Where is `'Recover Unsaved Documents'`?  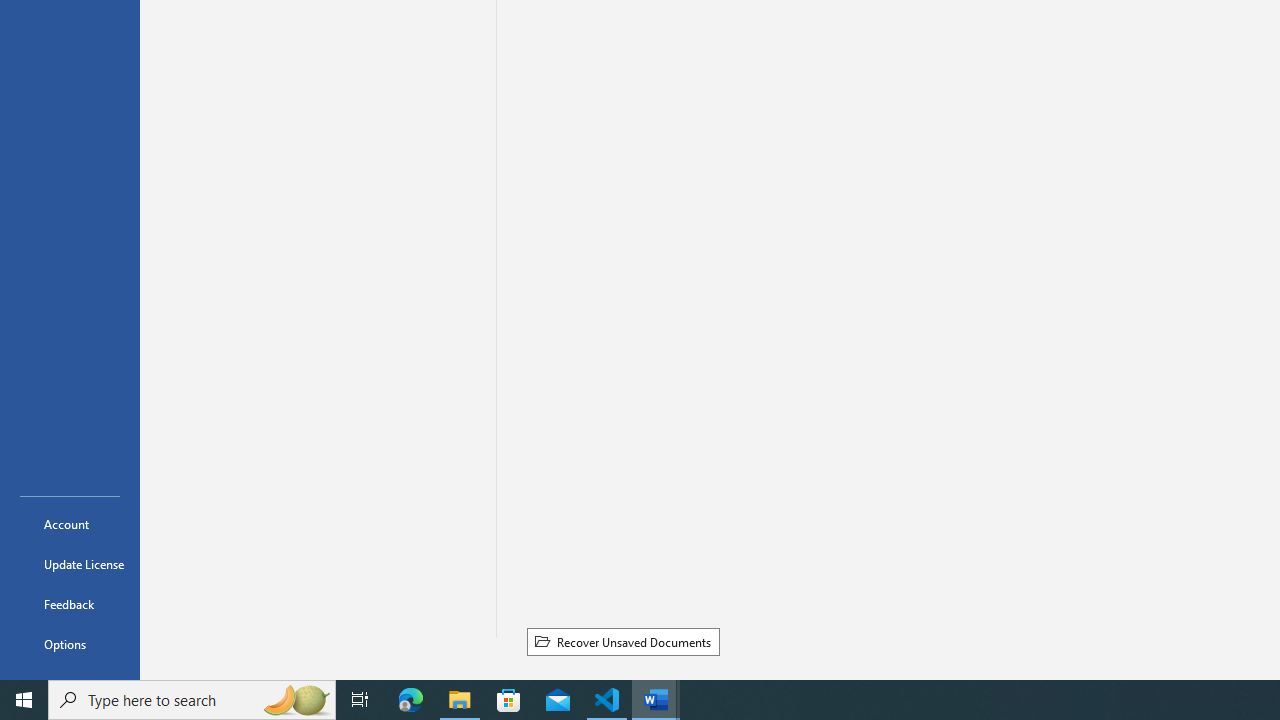
'Recover Unsaved Documents' is located at coordinates (622, 641).